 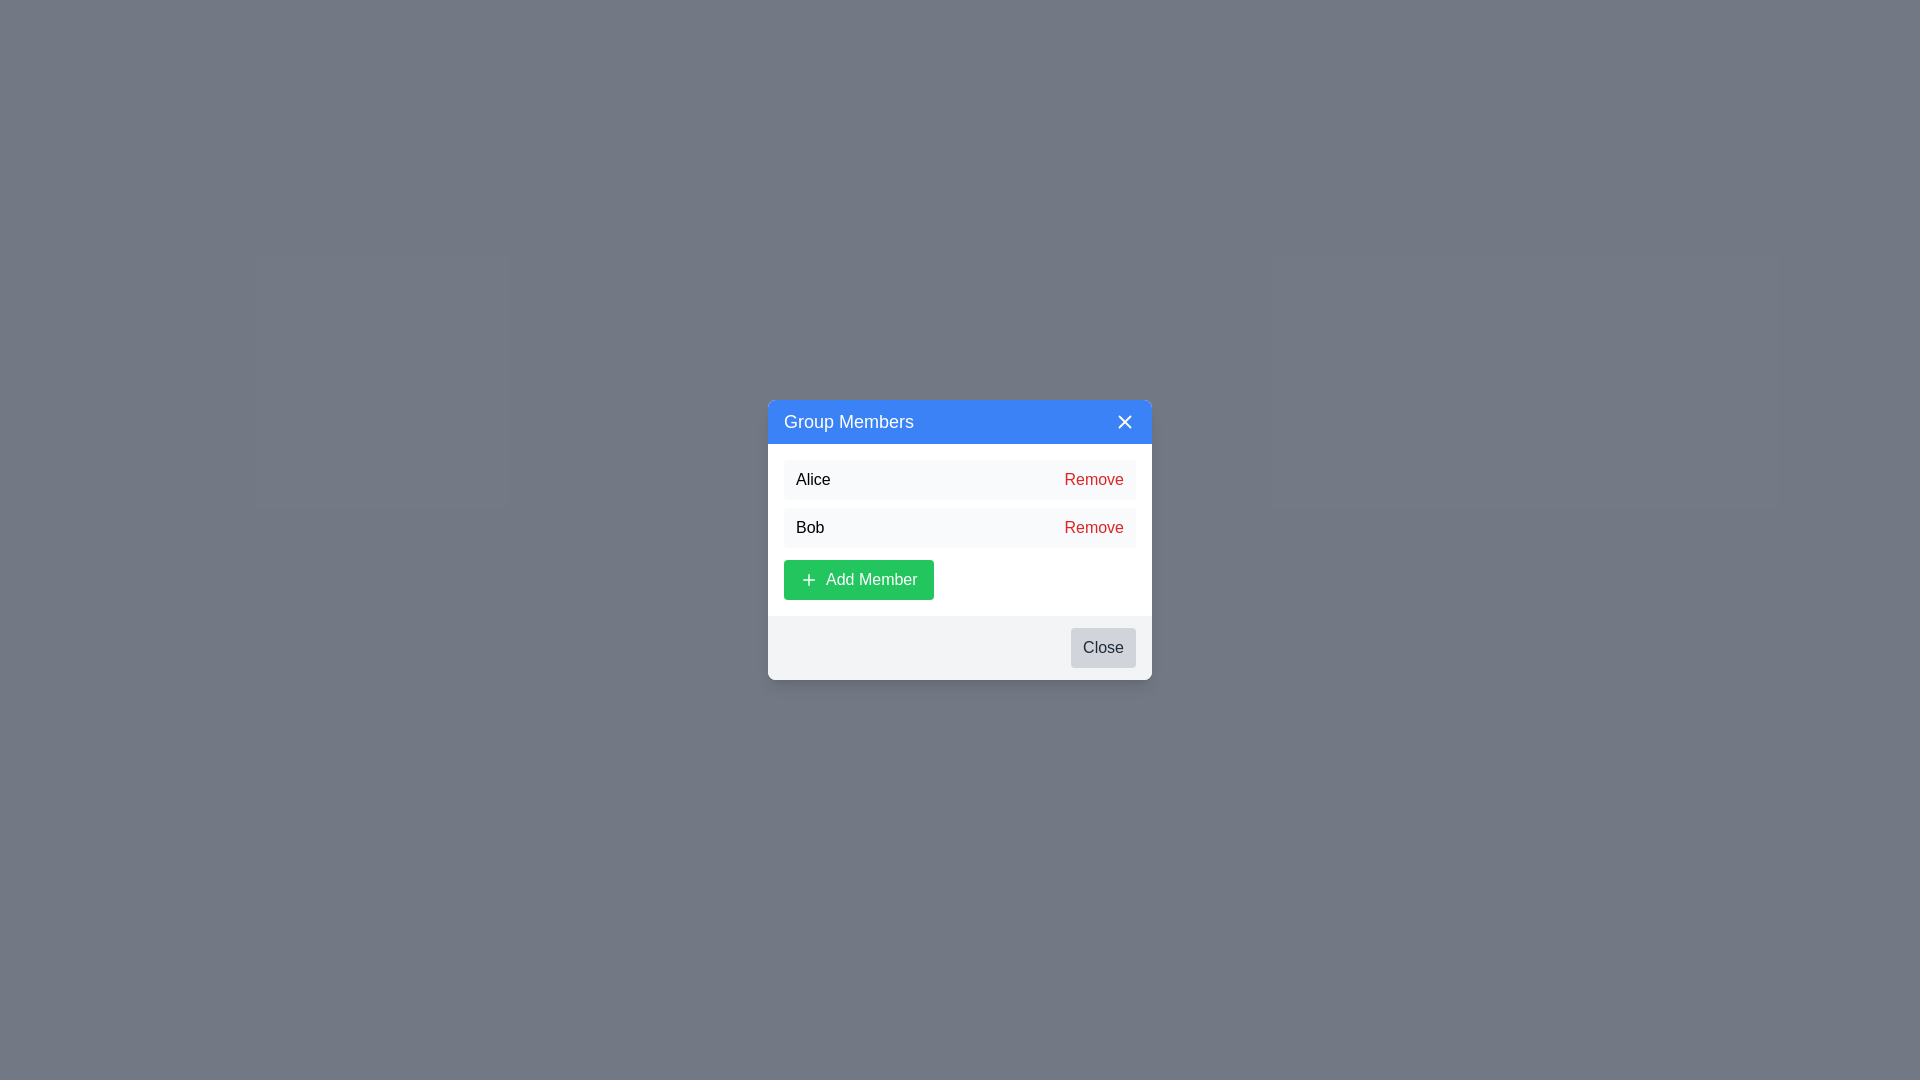 What do you see at coordinates (1124, 420) in the screenshot?
I see `the button located in the top-right corner of the 'Group Members' modal` at bounding box center [1124, 420].